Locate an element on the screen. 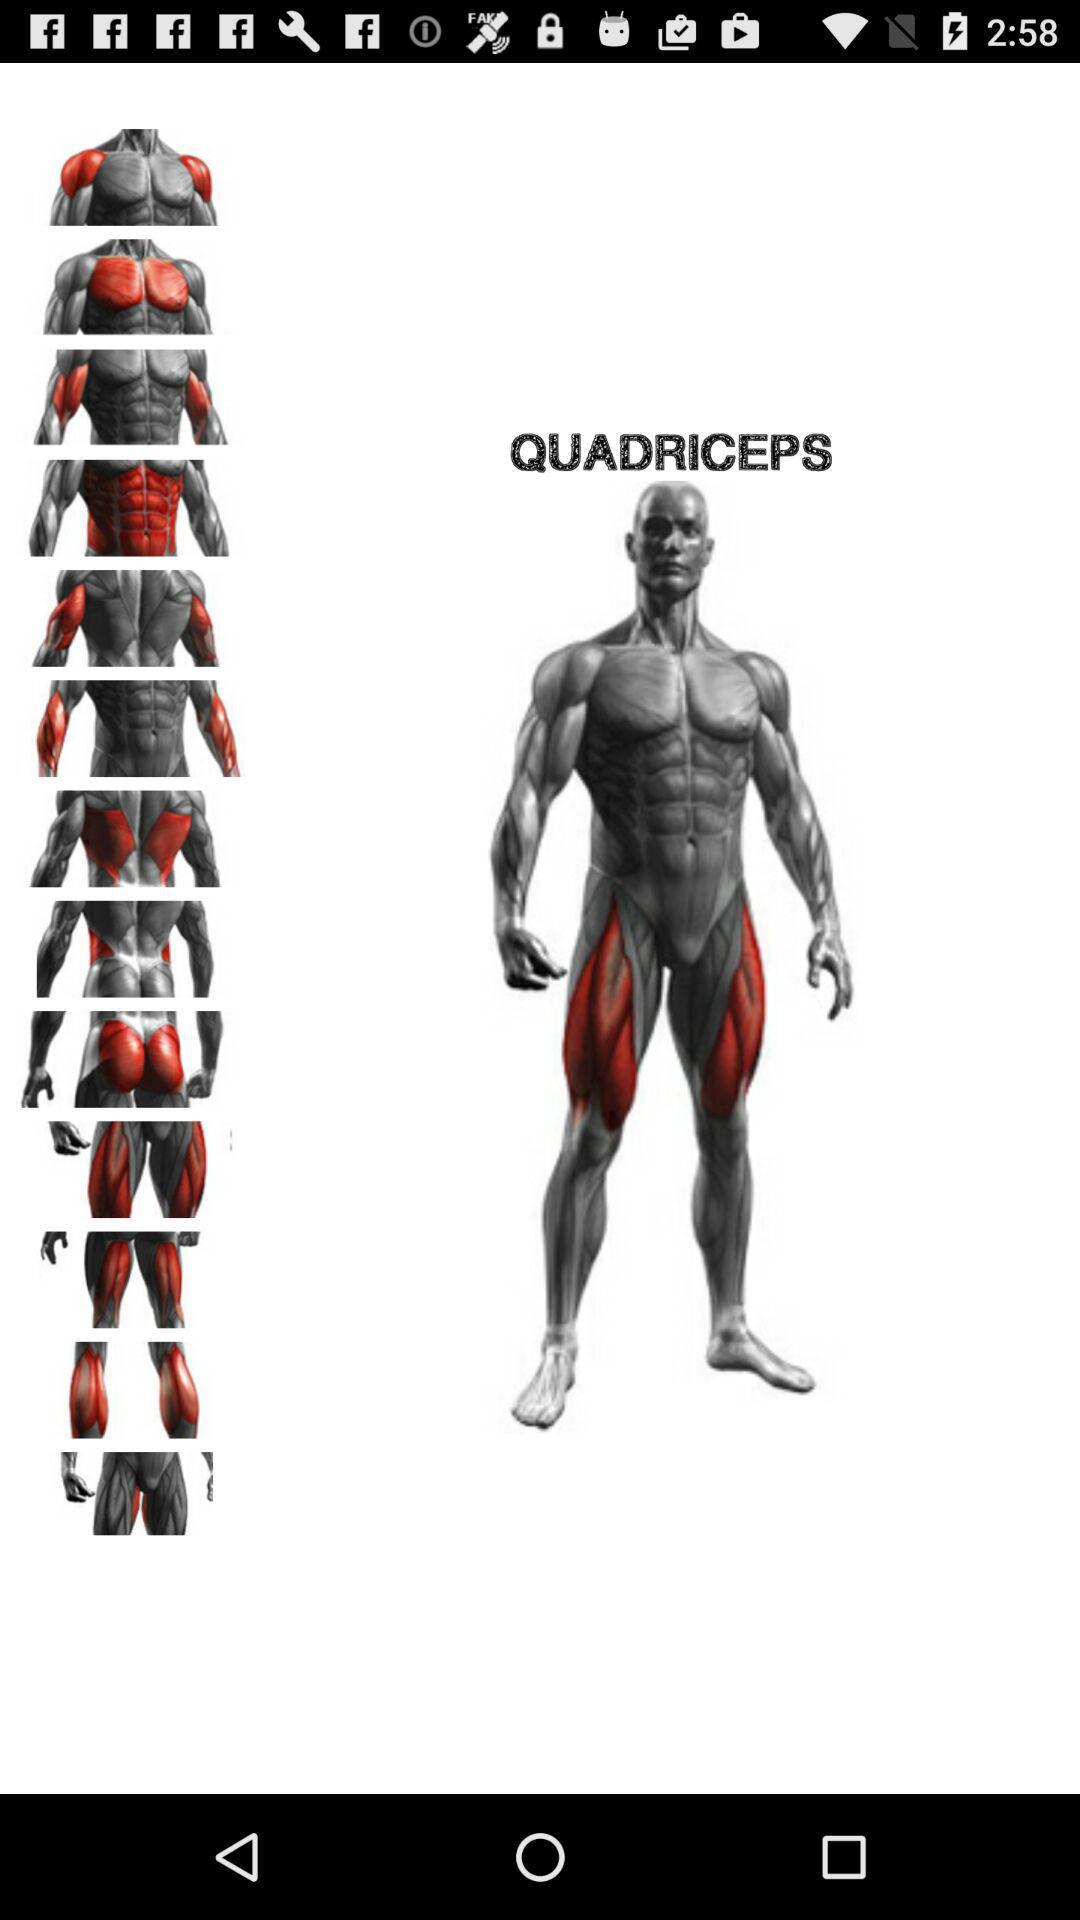  see image is located at coordinates (131, 610).